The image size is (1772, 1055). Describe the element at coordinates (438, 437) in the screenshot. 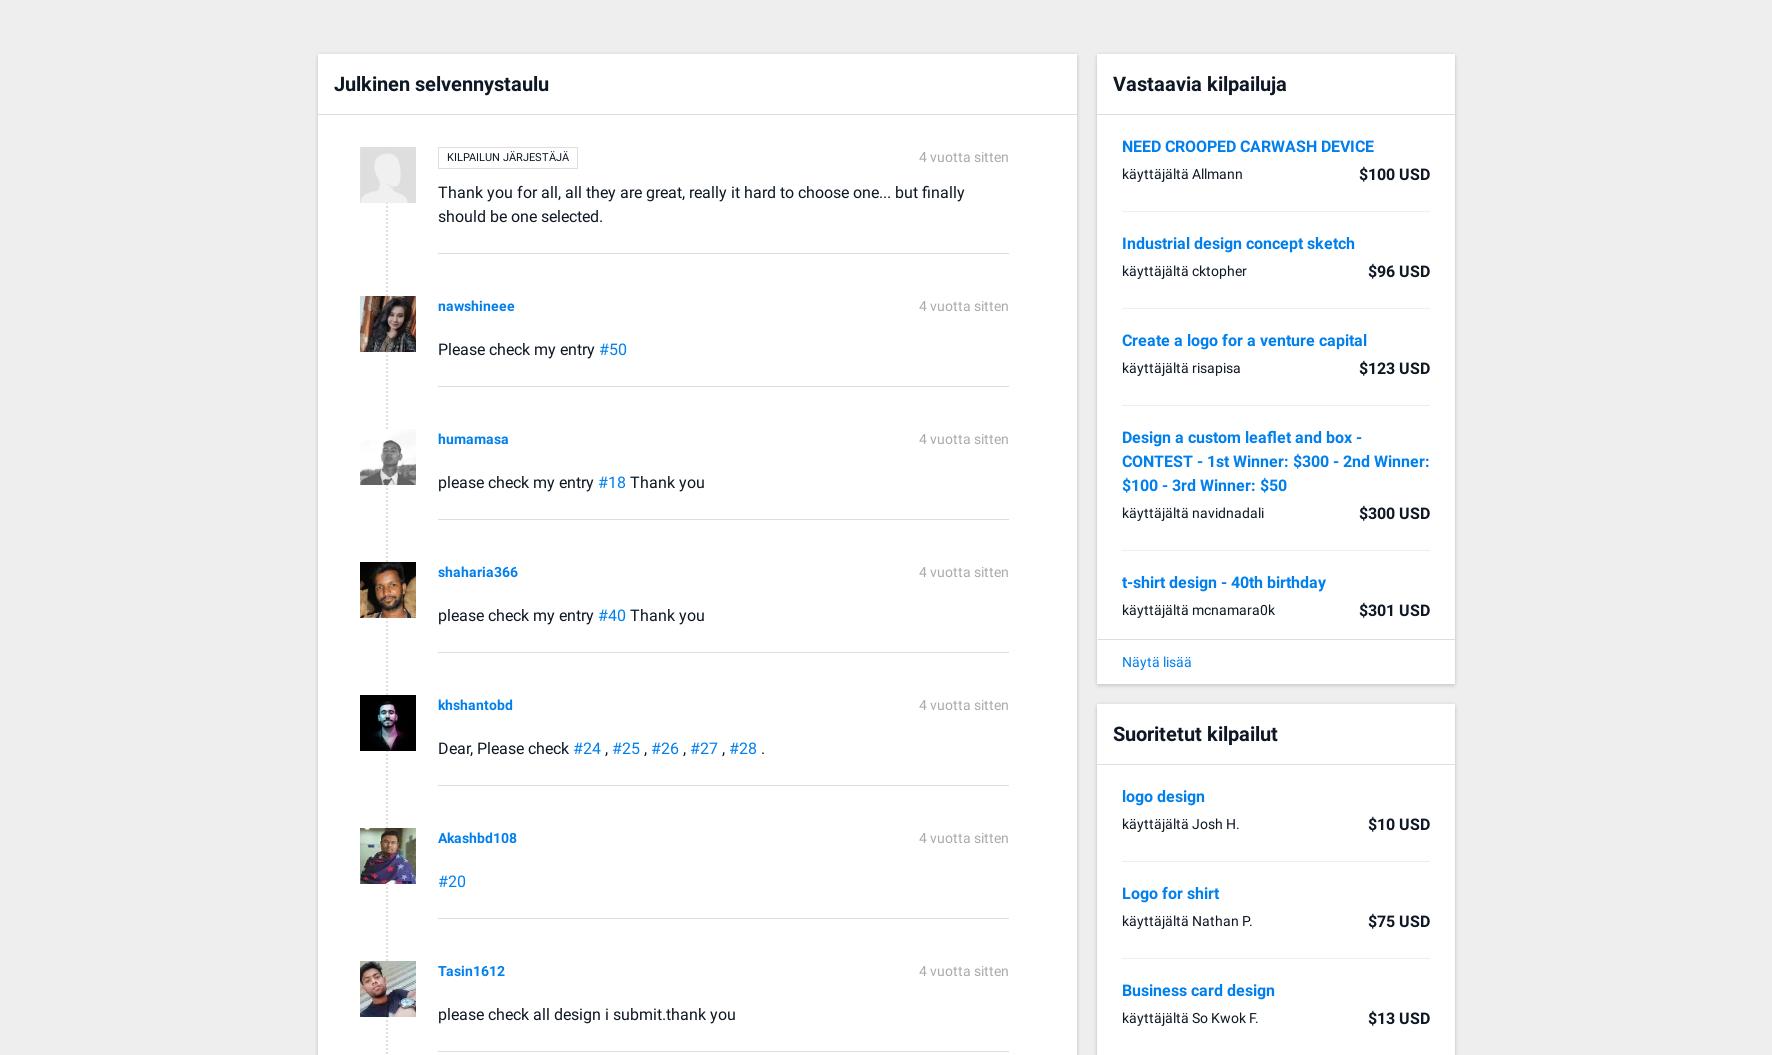

I see `'humamasa'` at that location.